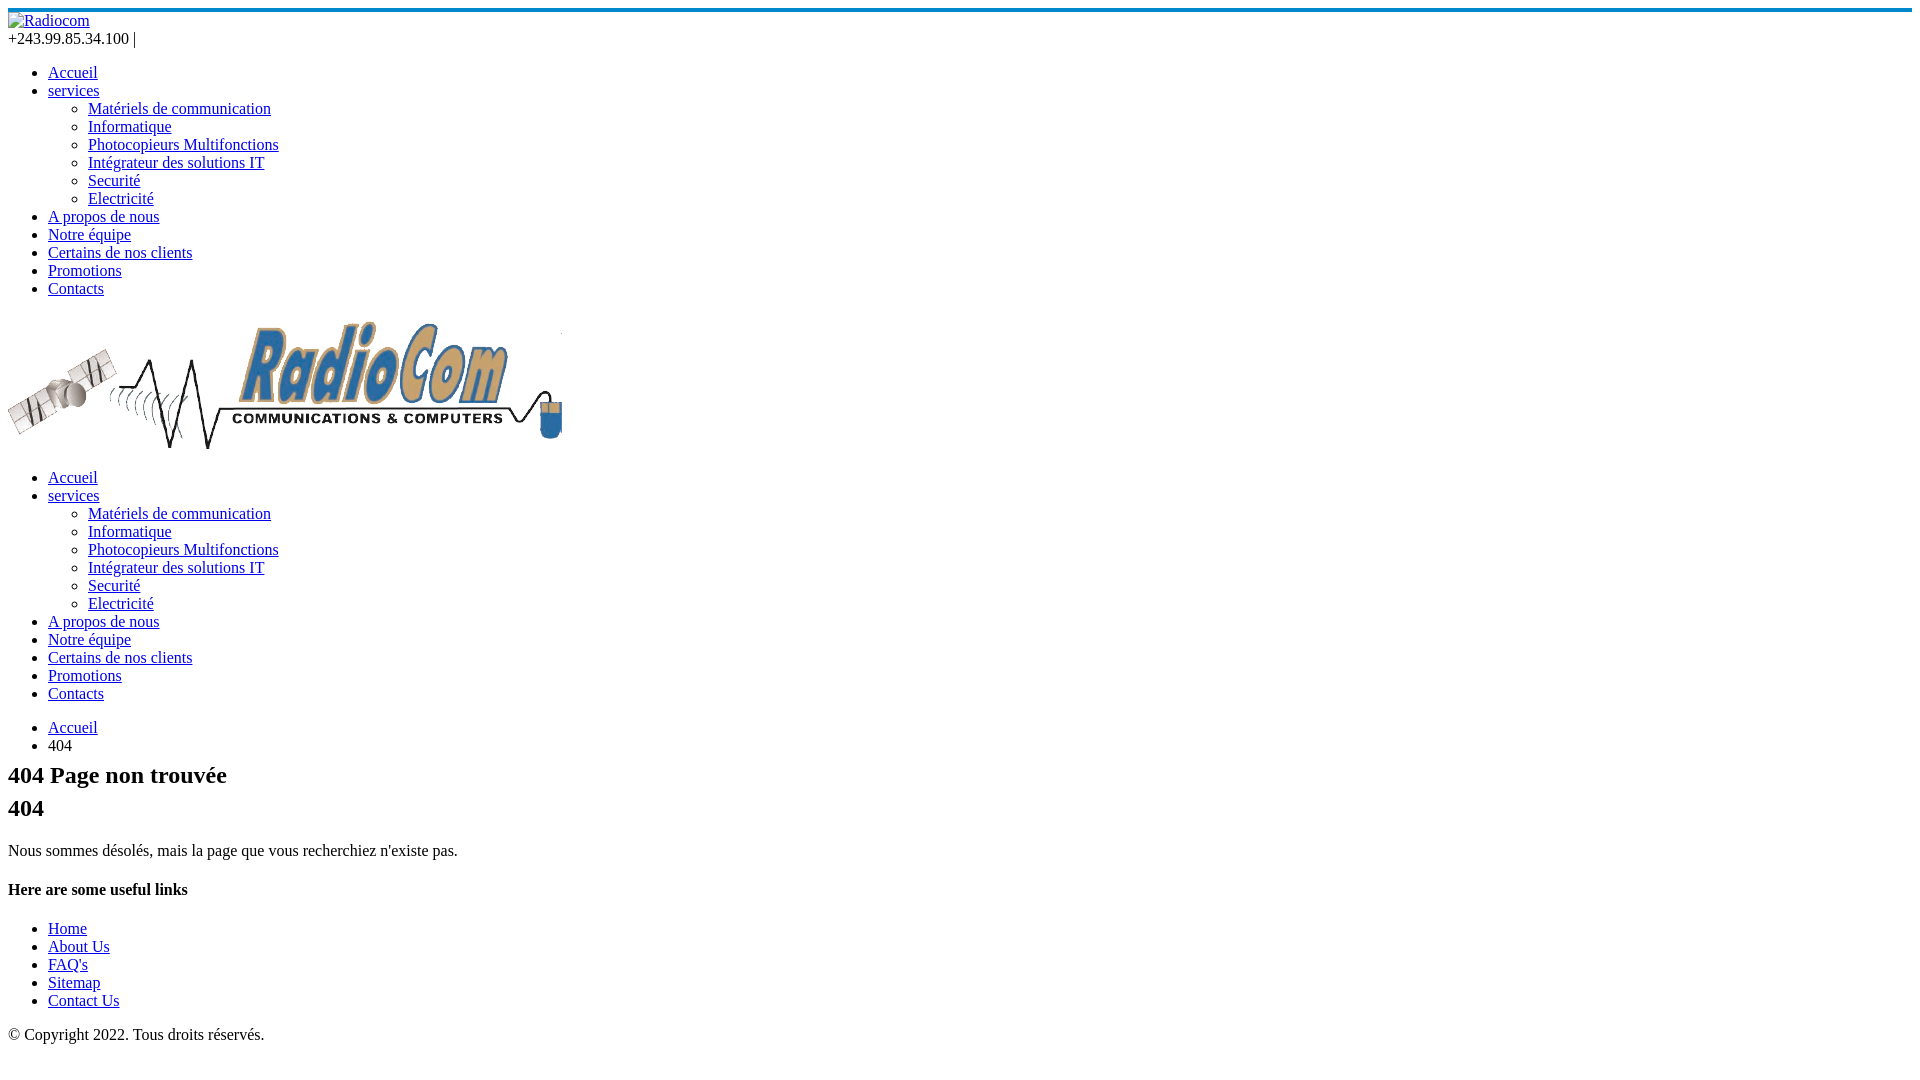 This screenshot has height=1080, width=1920. I want to click on 'FAQ's', so click(67, 963).